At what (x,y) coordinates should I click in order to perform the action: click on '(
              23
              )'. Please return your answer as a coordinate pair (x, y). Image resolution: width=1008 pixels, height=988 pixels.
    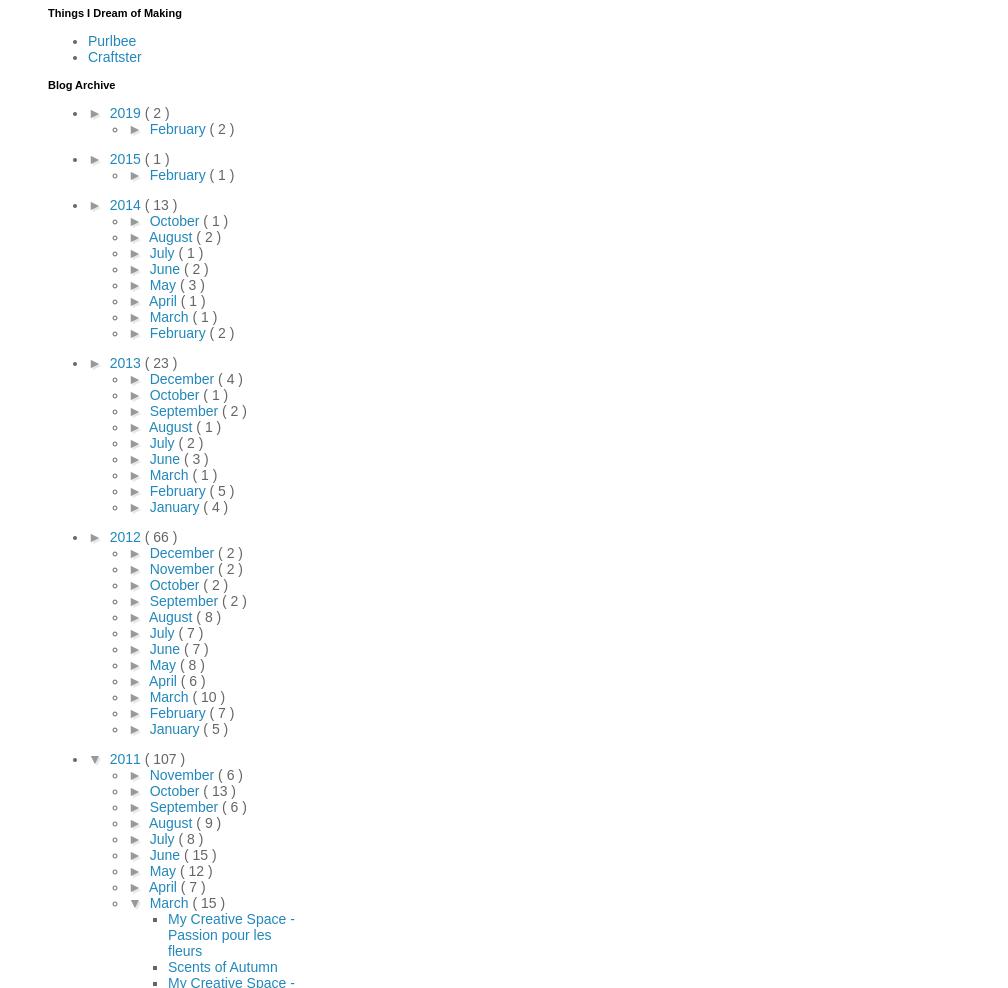
    Looking at the image, I should click on (160, 362).